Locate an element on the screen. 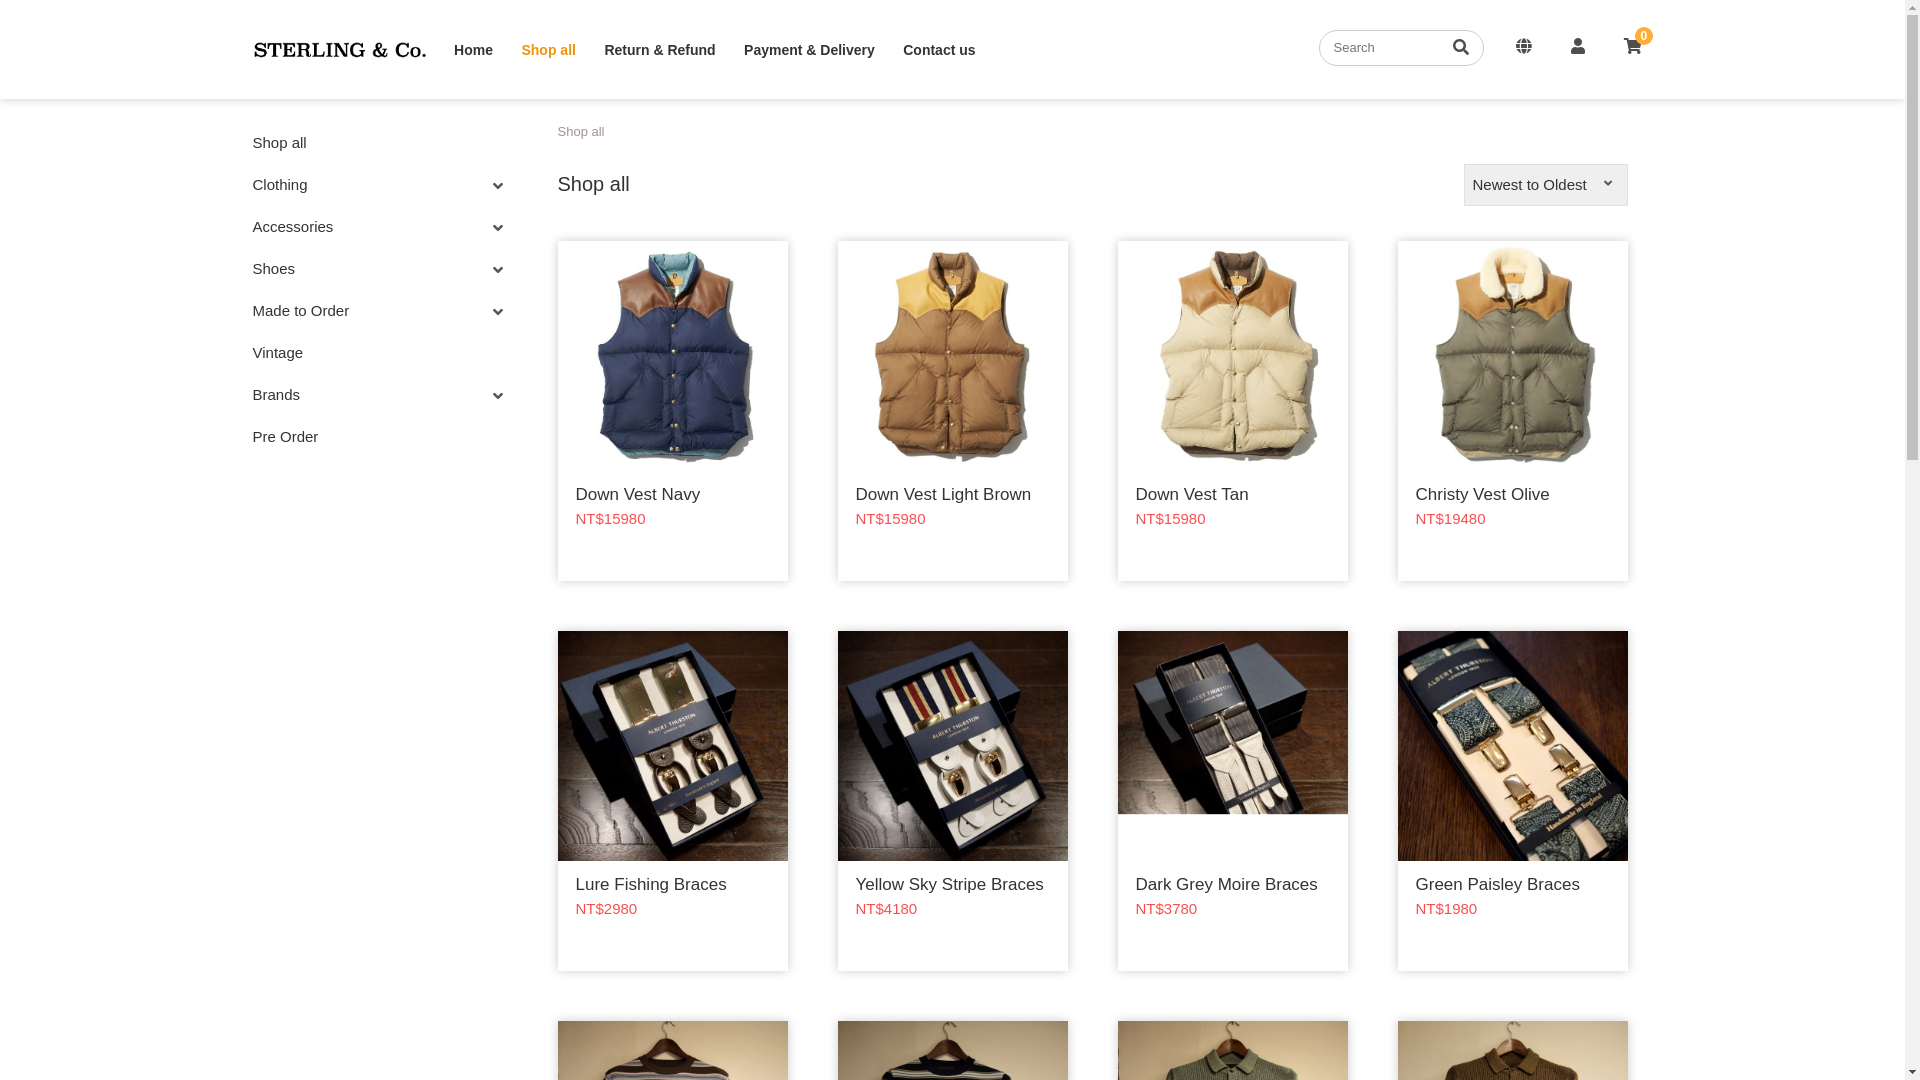 This screenshot has width=1920, height=1080. 'Brands' is located at coordinates (274, 394).